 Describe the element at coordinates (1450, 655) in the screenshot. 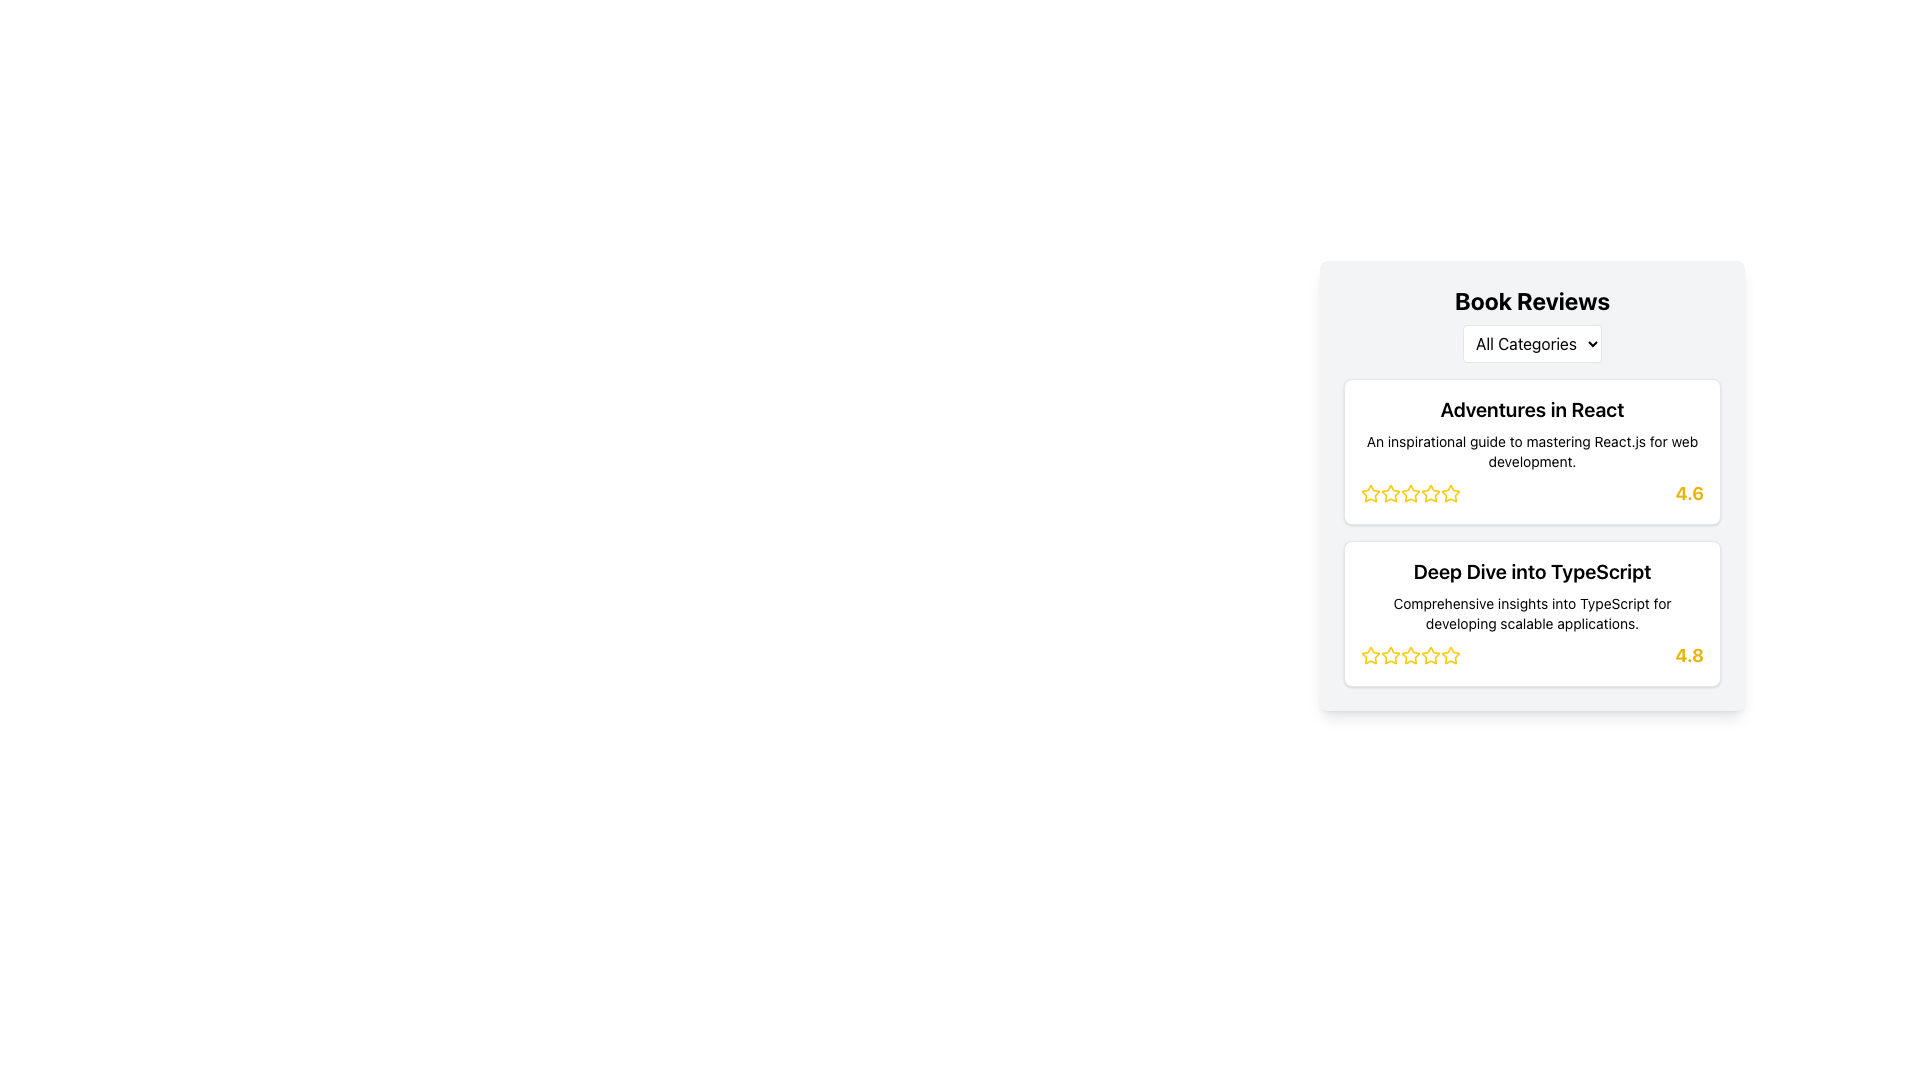

I see `the fifth Rating Star Icon, which is part of the rating system for the book review of 'Deep Dive into TypeScript' in the 'Book Reviews' section` at that location.